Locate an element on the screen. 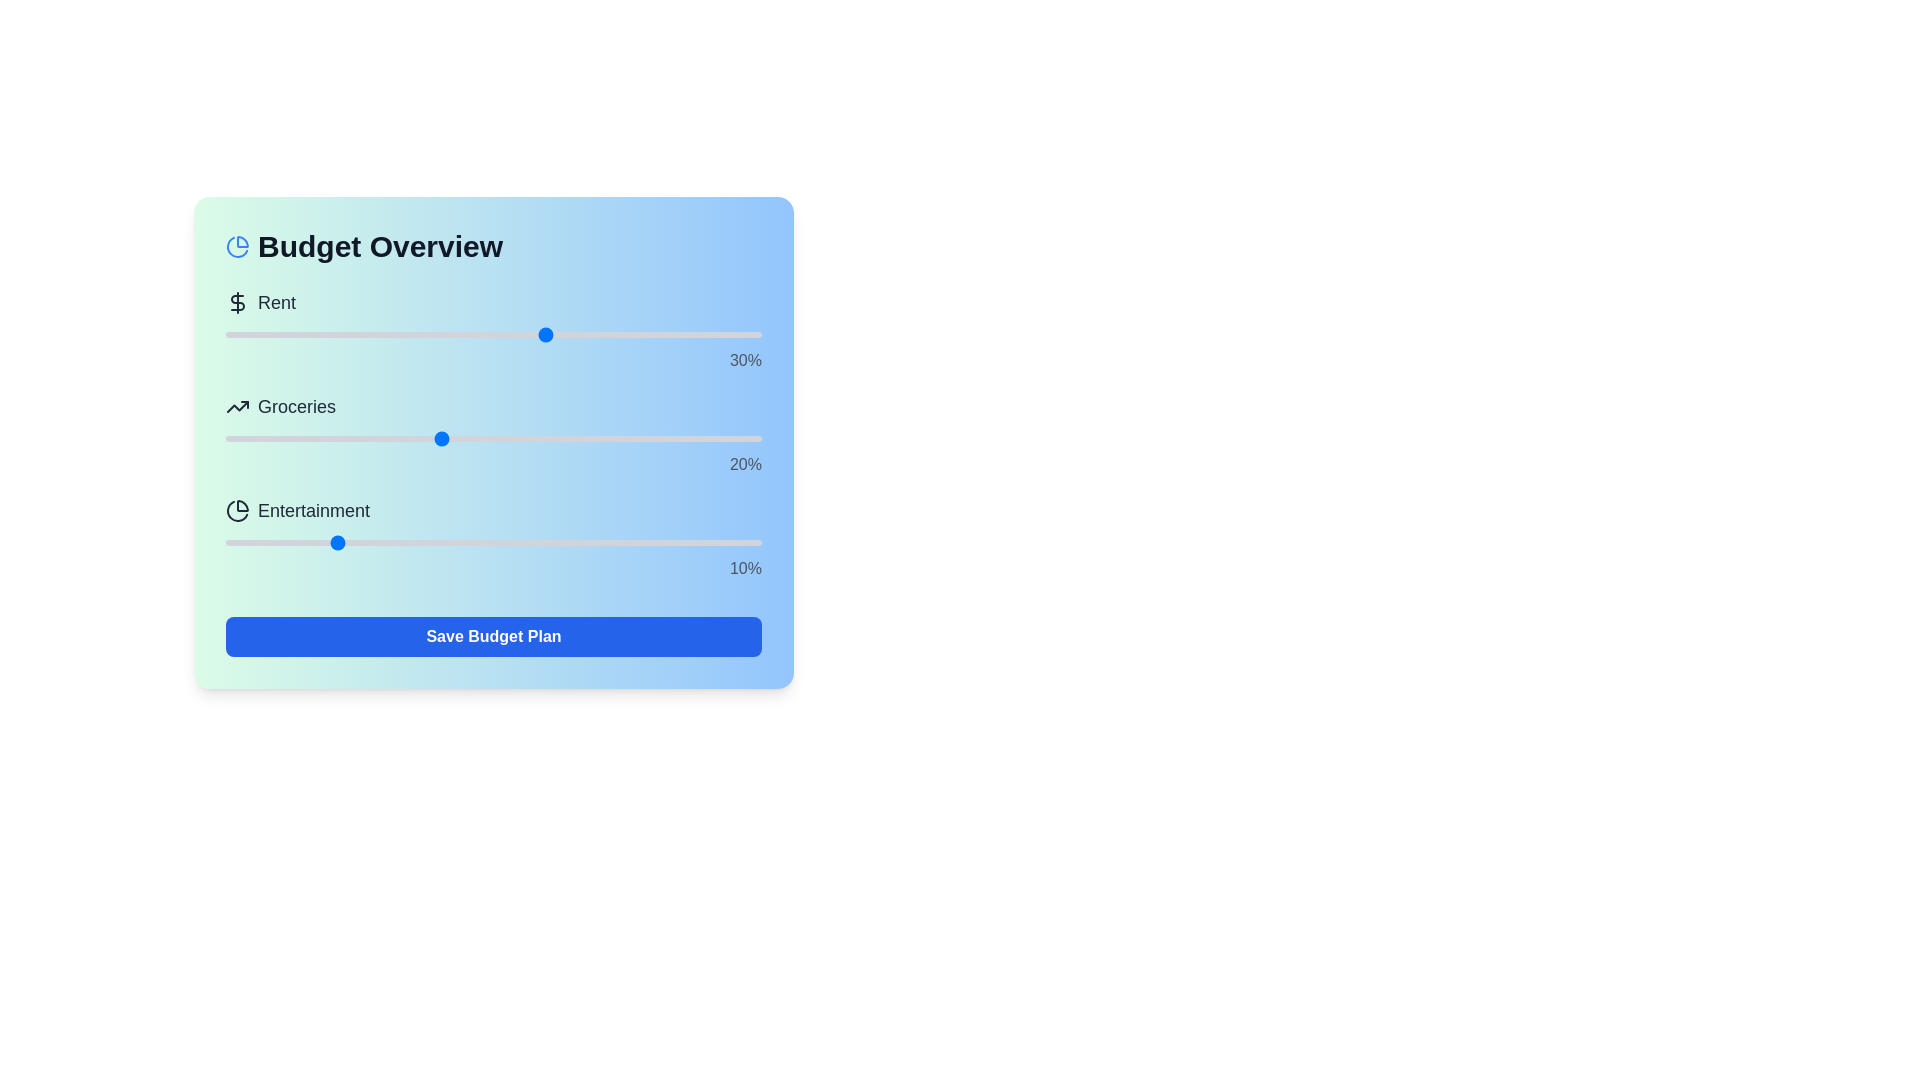 Image resolution: width=1920 pixels, height=1080 pixels. the 'Entertainment' slider is located at coordinates (558, 543).